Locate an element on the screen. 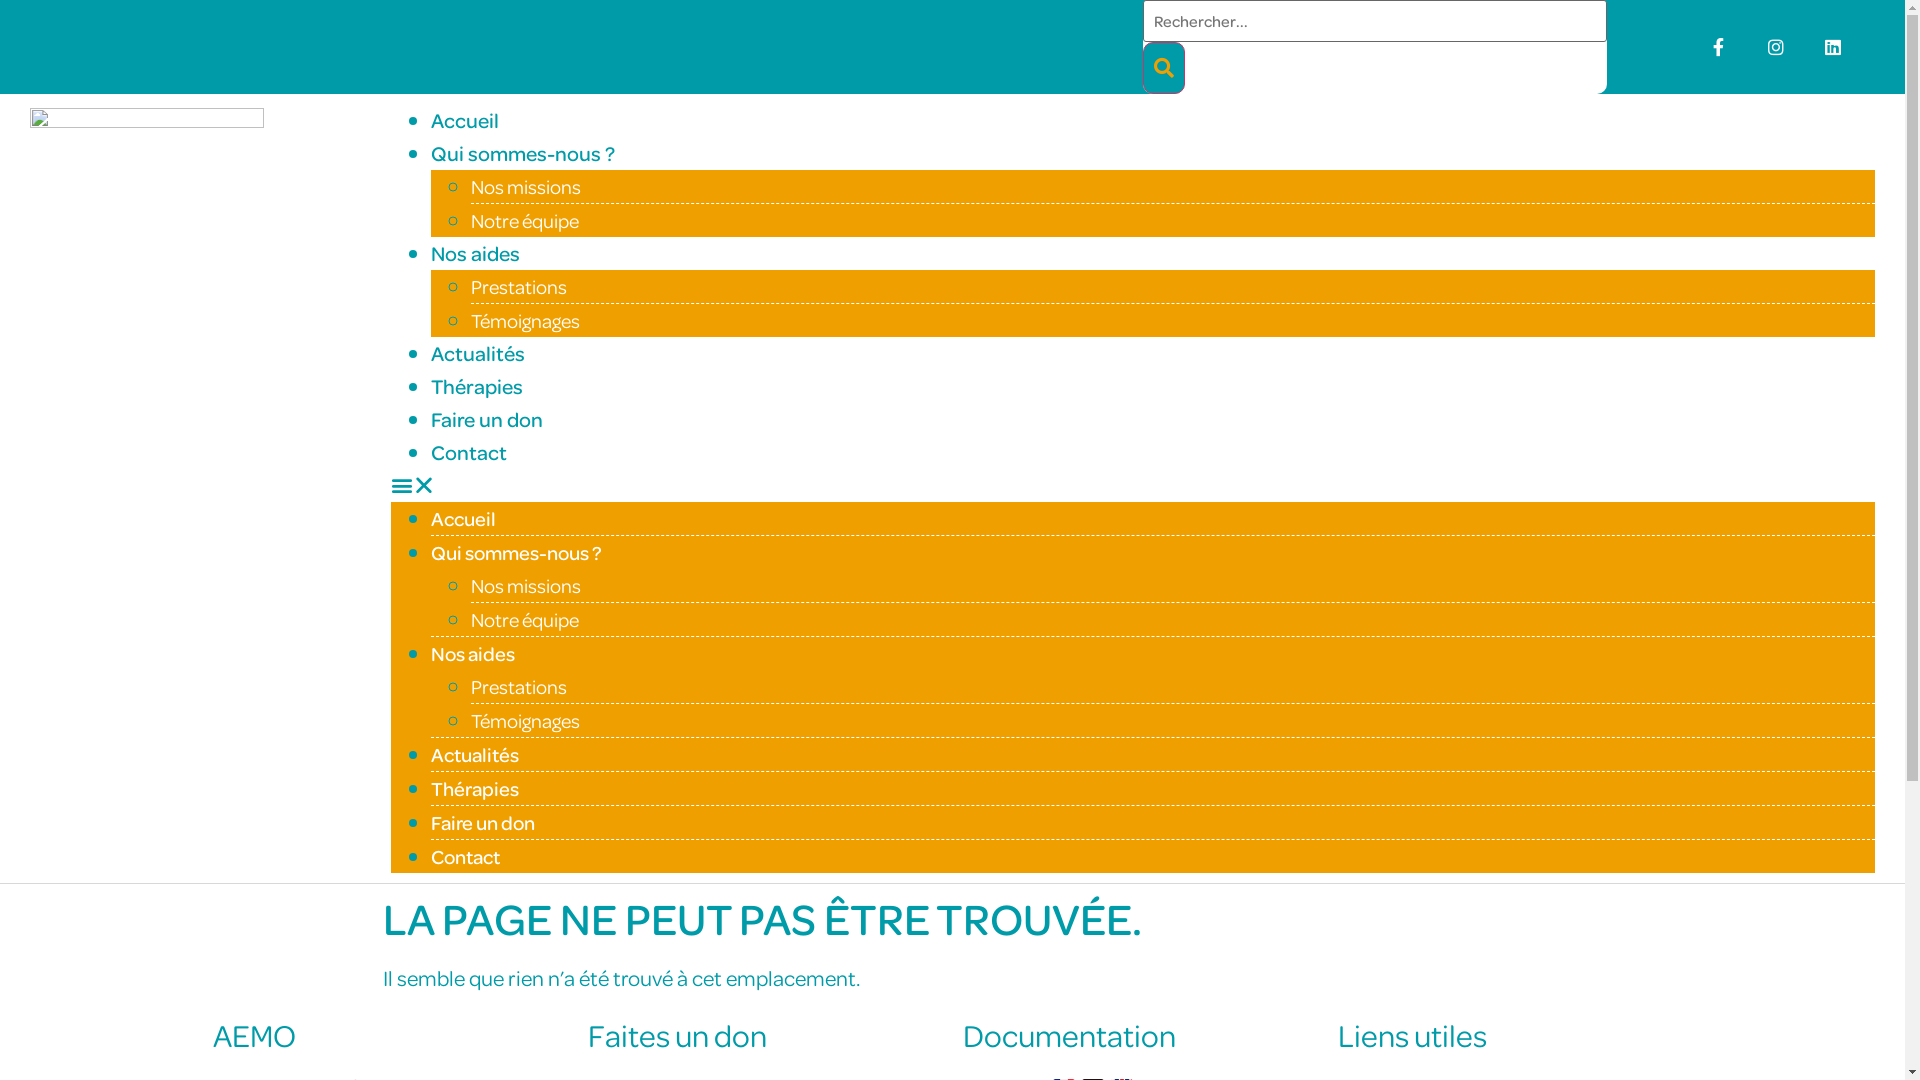 This screenshot has width=1920, height=1080. 'Nos missions' is located at coordinates (526, 186).